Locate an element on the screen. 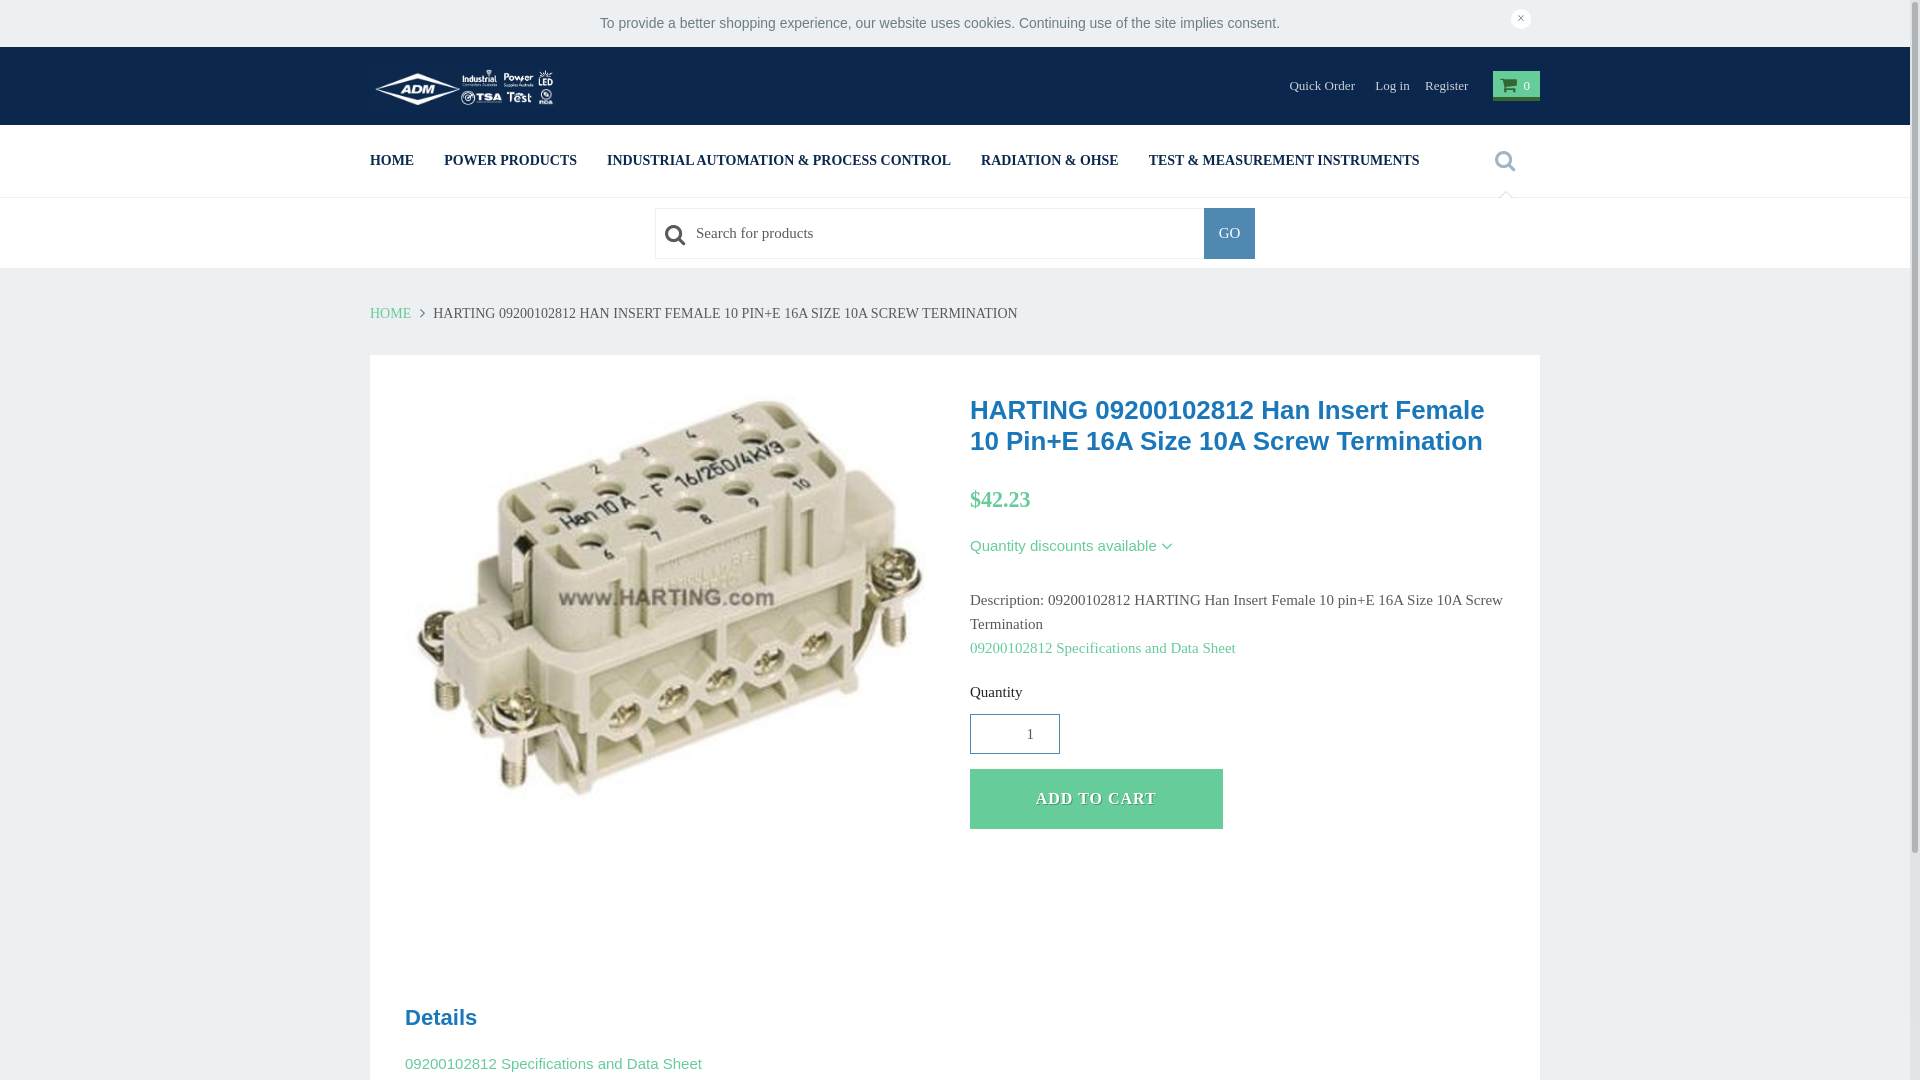 The width and height of the screenshot is (1920, 1080). 'Quick Order' is located at coordinates (1314, 84).